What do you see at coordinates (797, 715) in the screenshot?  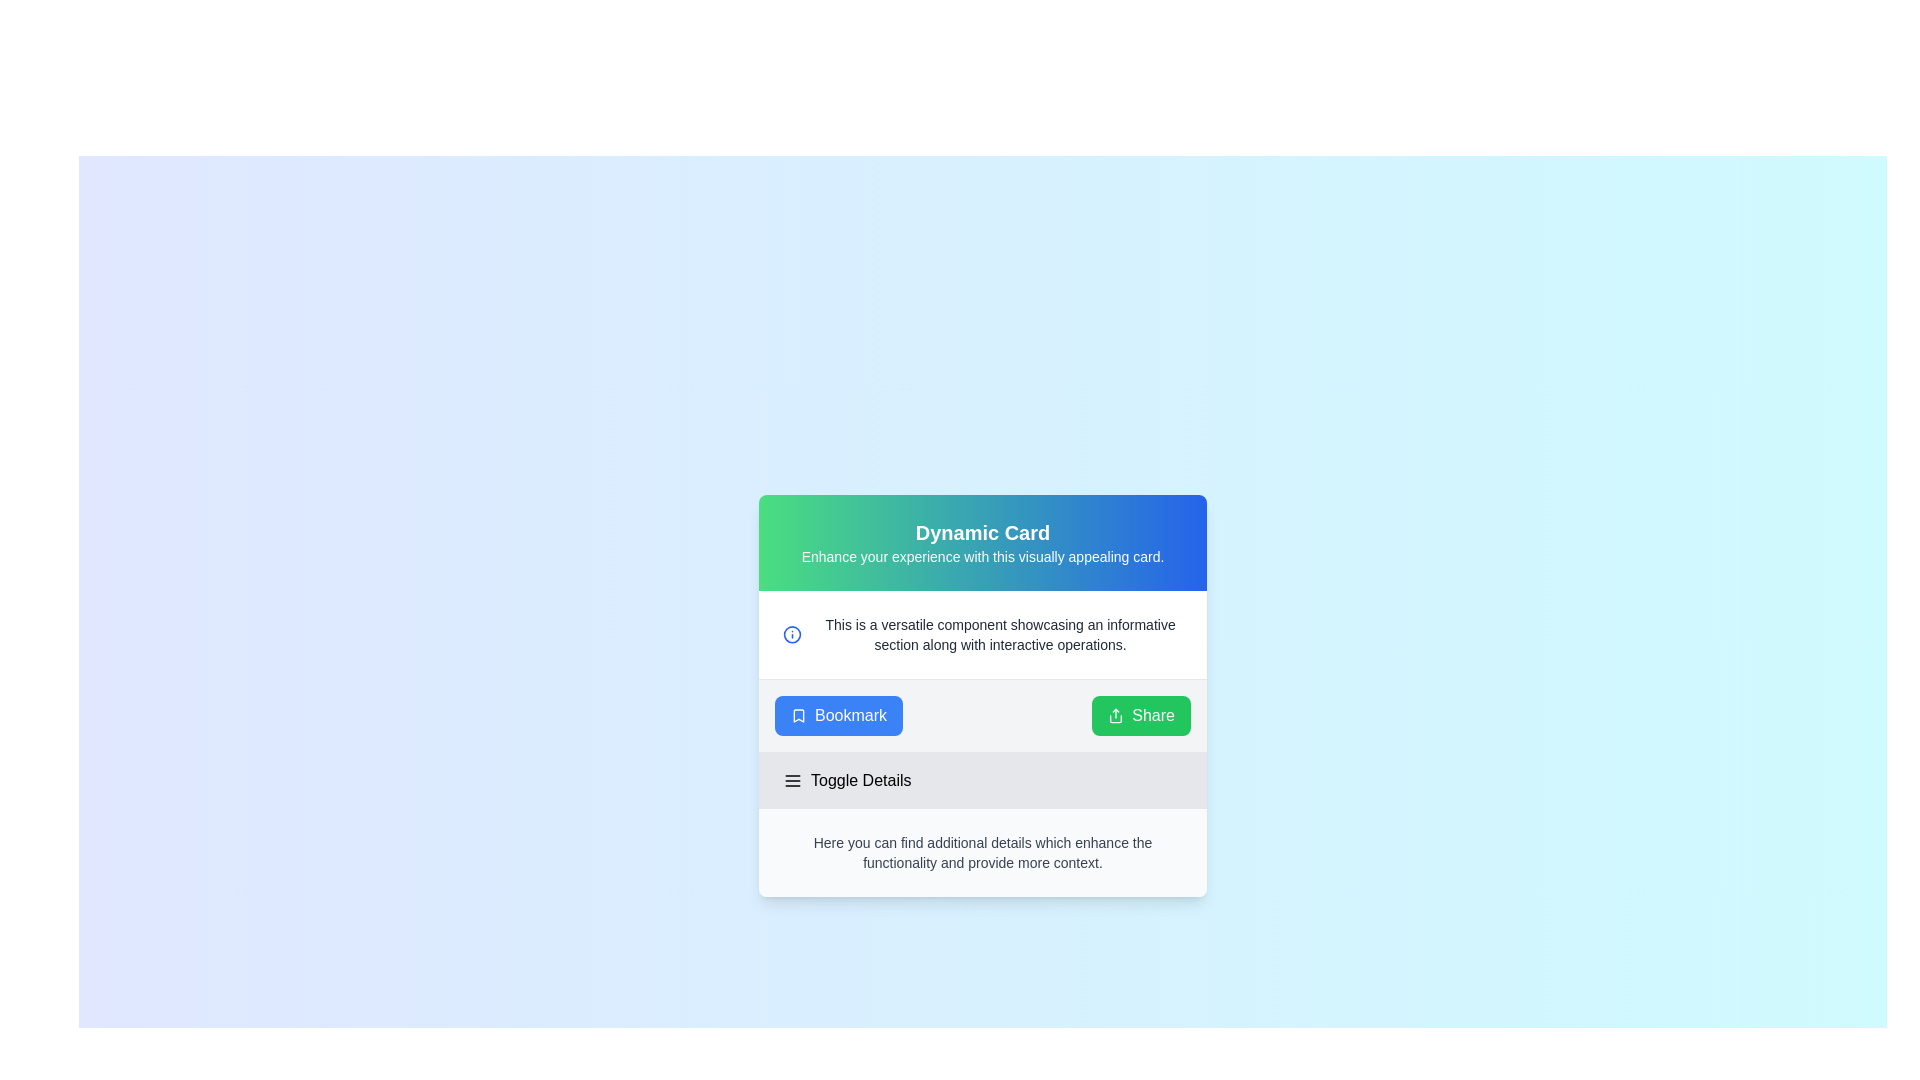 I see `the SVG Icon that symbolizes a bookmark action, located to the left of the 'Bookmark' button in the dynamic card layout` at bounding box center [797, 715].